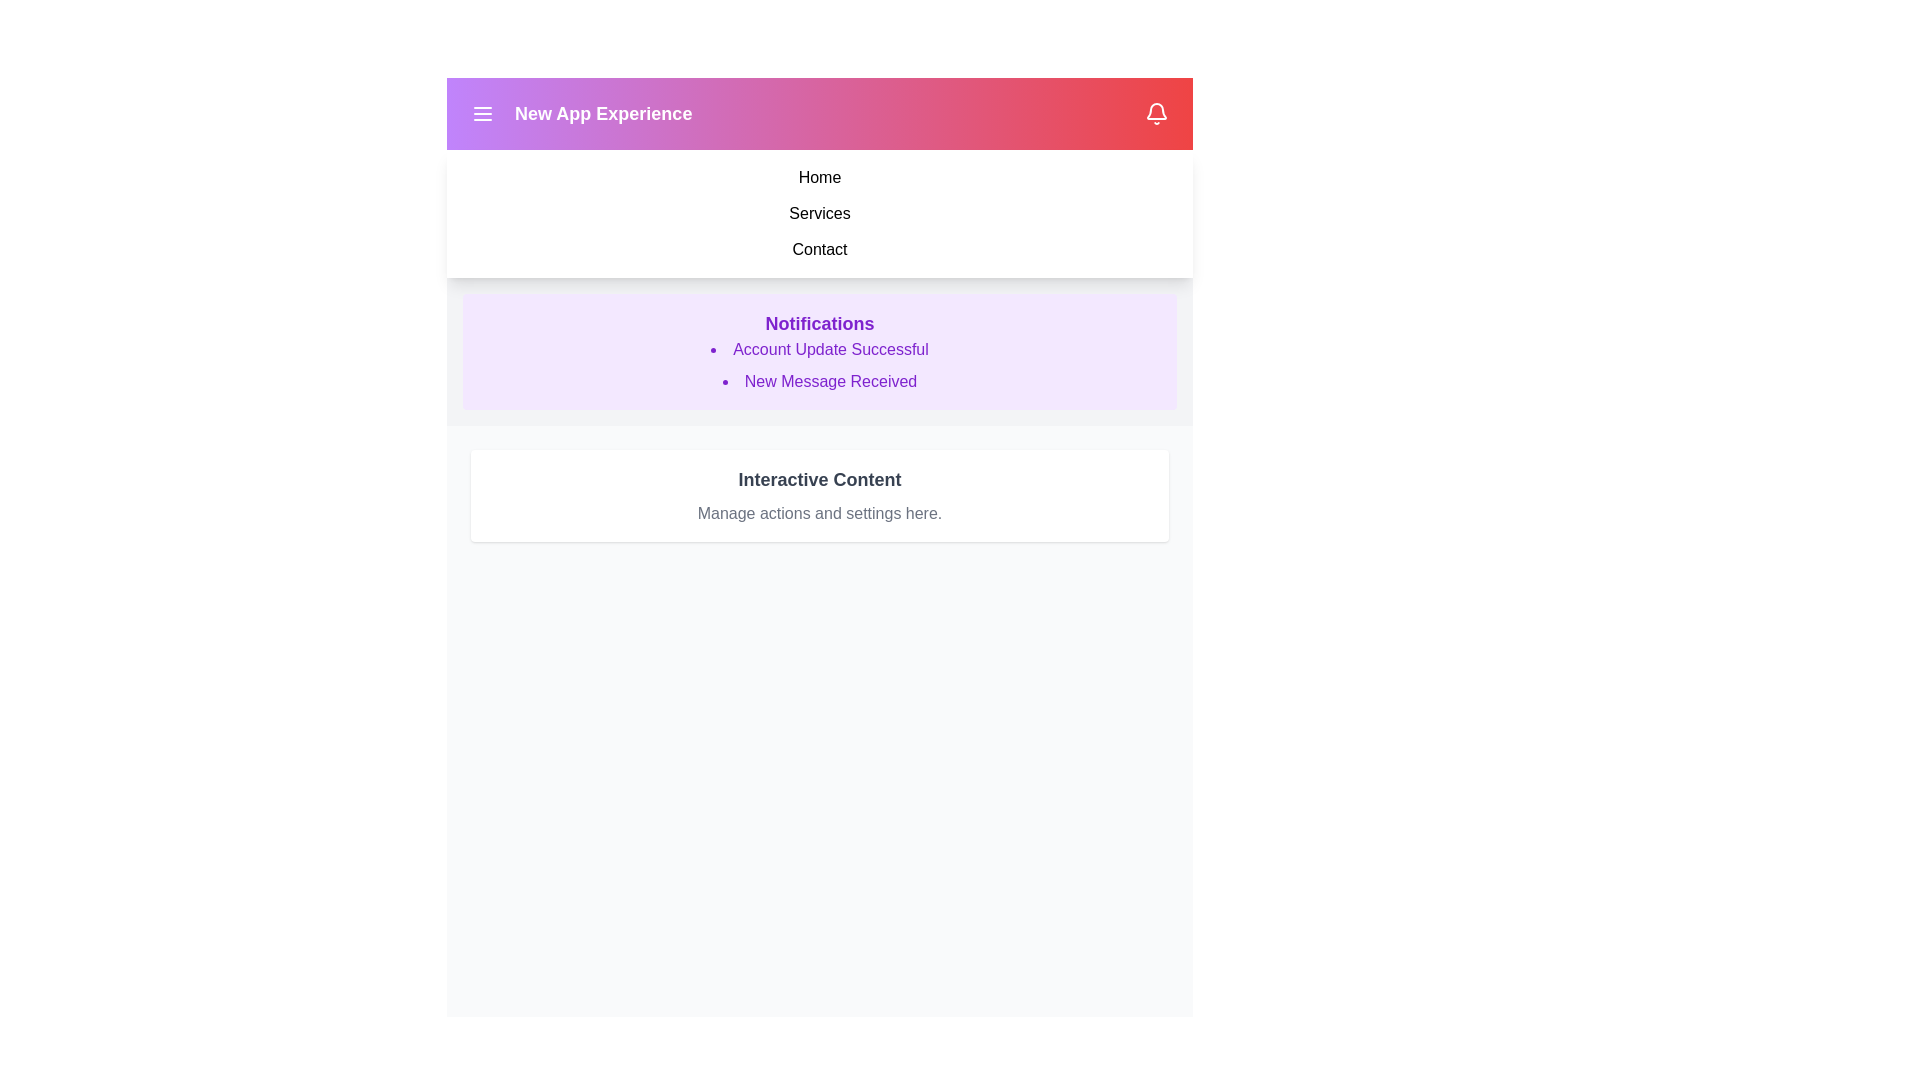  Describe the element at coordinates (820, 249) in the screenshot. I see `the menu item Contact from the navigation menu` at that location.